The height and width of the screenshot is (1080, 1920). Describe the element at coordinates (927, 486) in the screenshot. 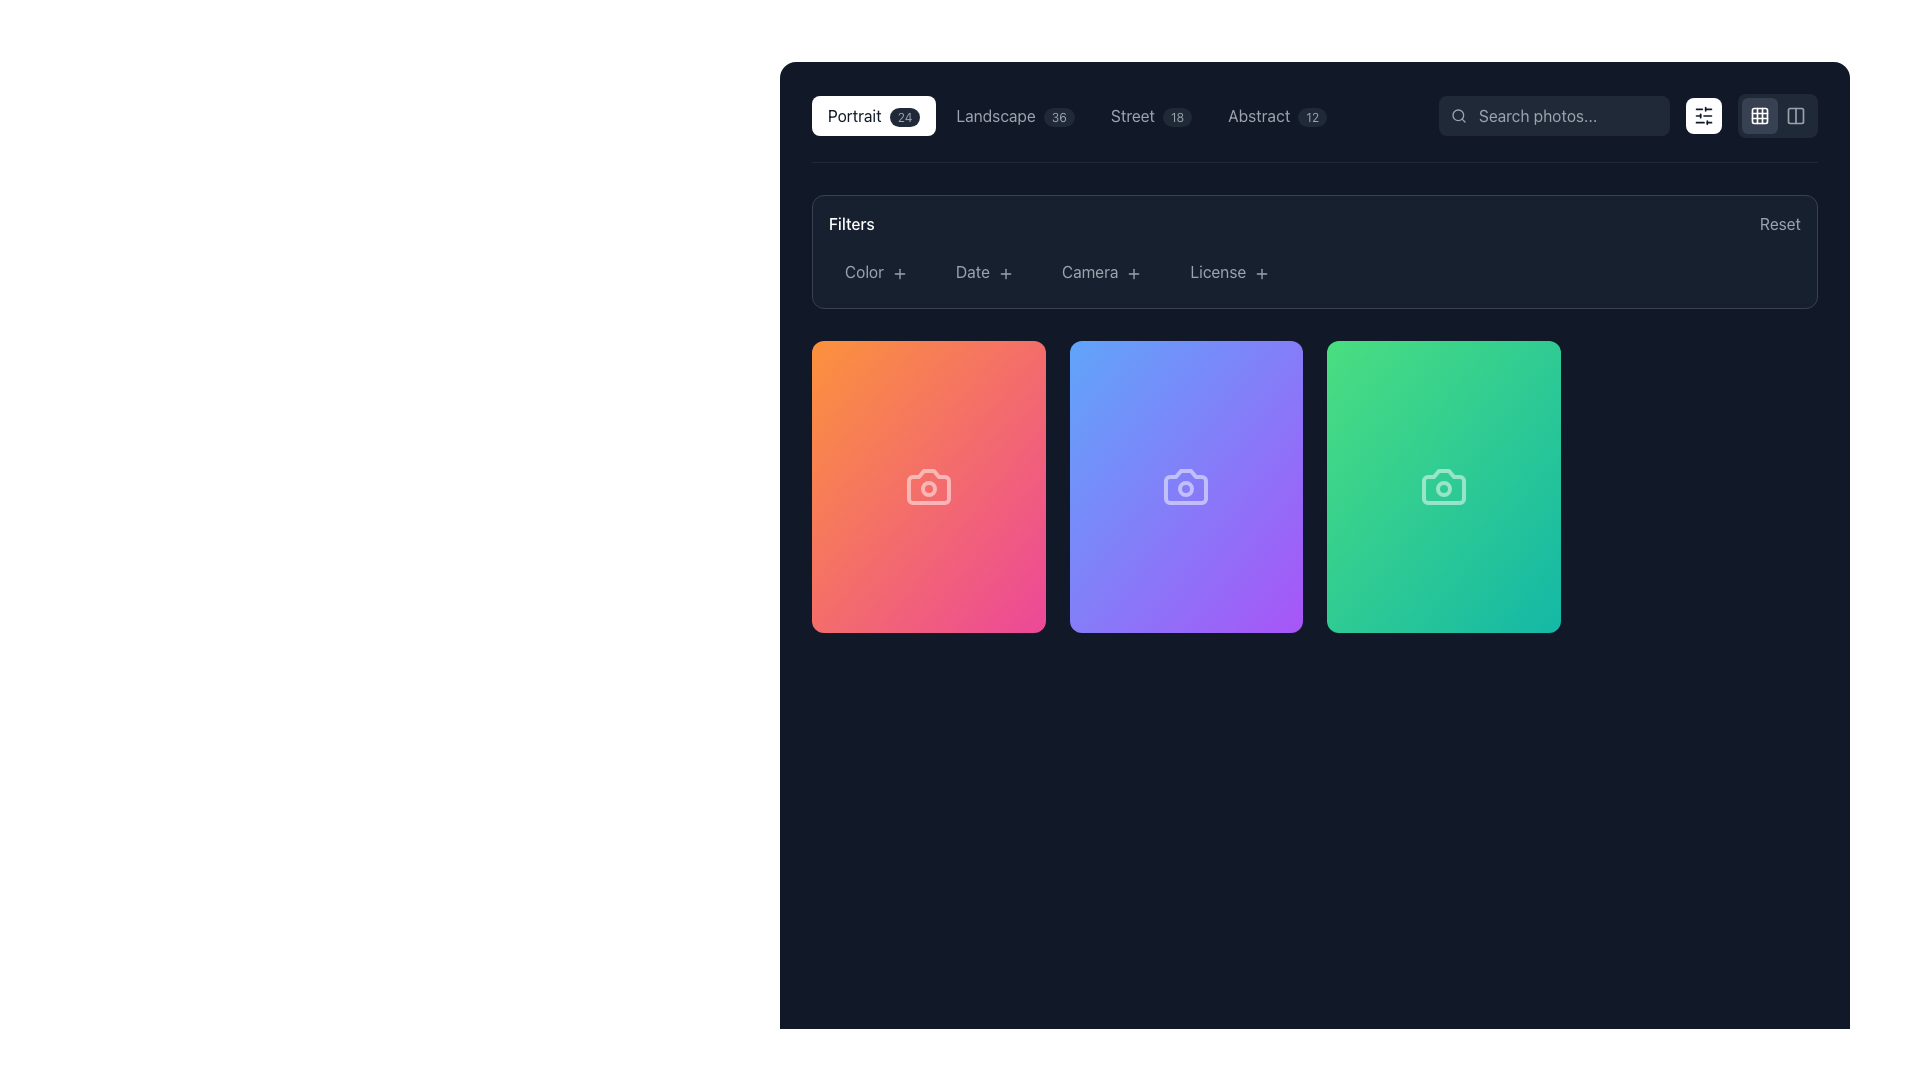

I see `the camera body shape in the leftmost card of the horizontal row beneath the Filters section, which visually represents a camera icon for filtering or sorting images` at that location.